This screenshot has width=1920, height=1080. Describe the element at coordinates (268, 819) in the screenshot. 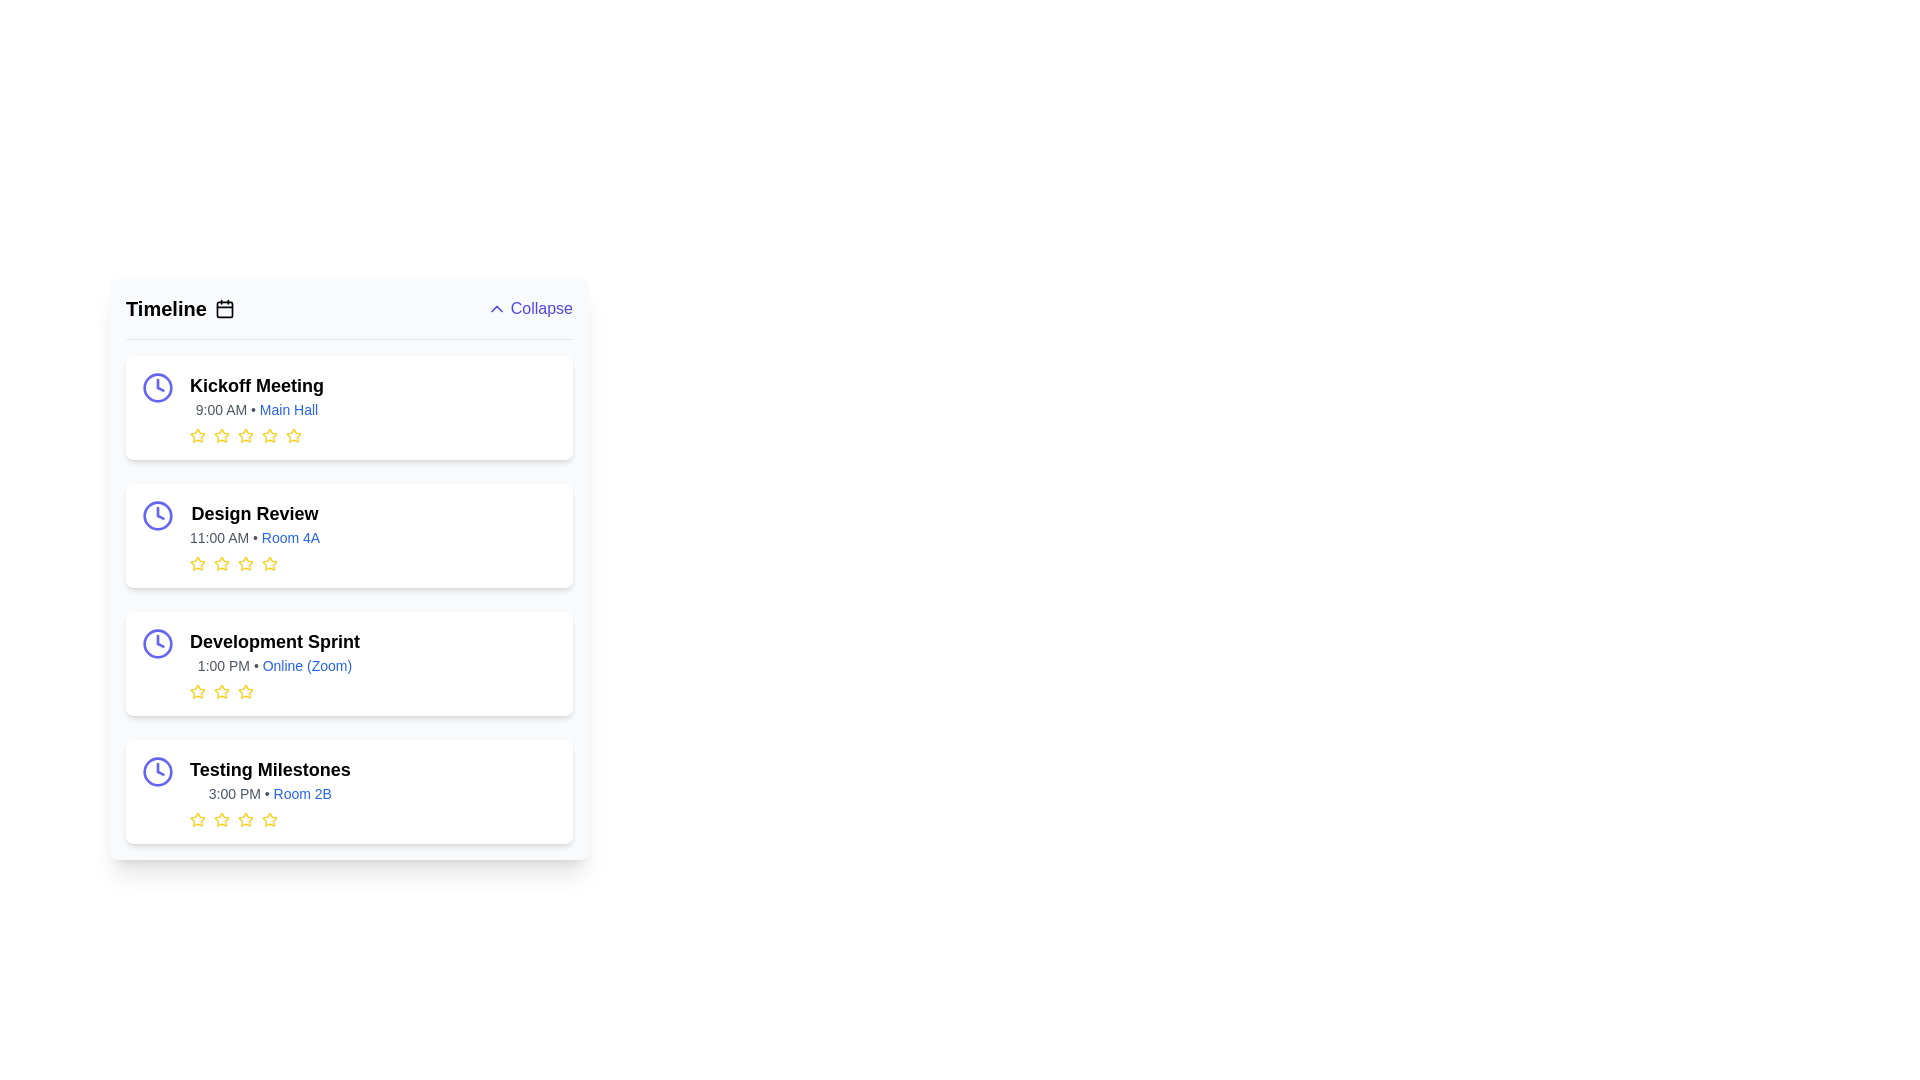

I see `the fifth Rating Star Icon in the Testing Milestones row at the bottom of the timeline widget` at that location.